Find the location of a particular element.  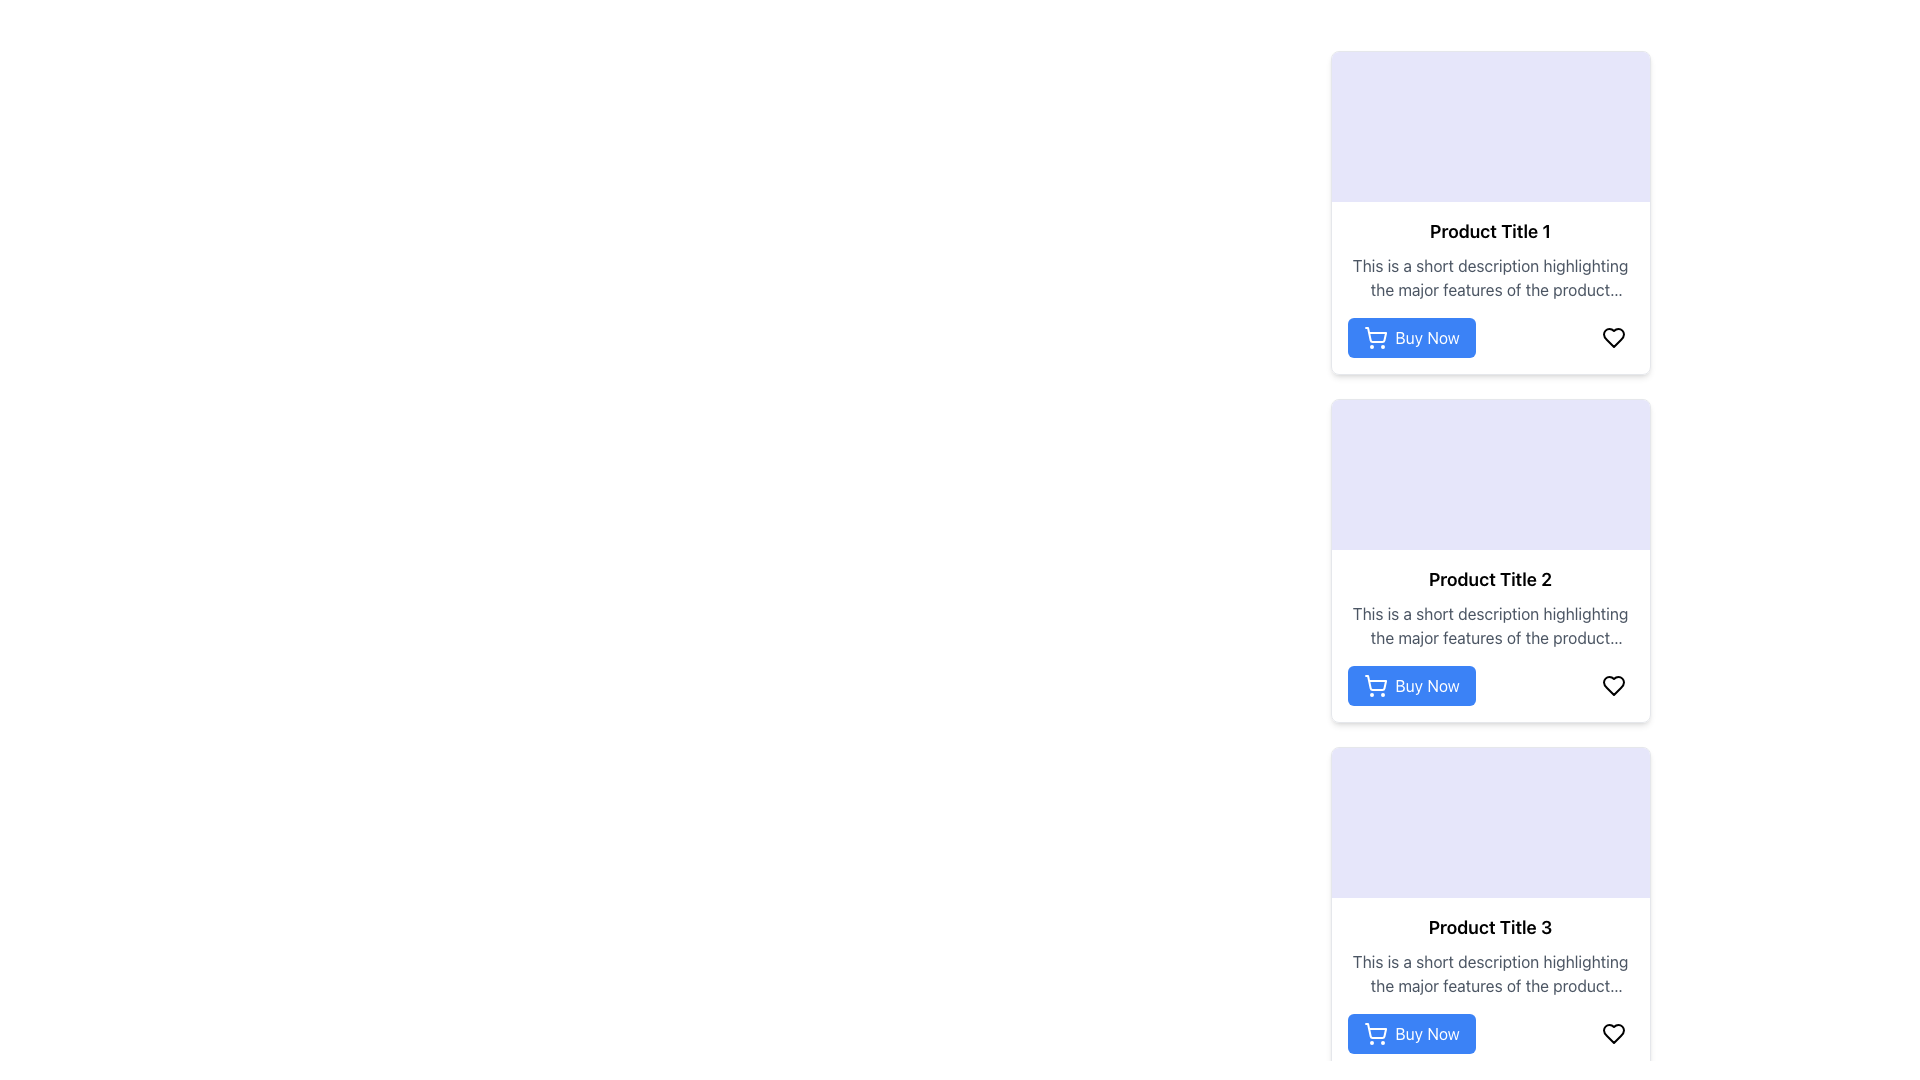

the shopping cart icon within the 'Buy Now' button located at the bottom right corner of the product card for 'Product Title 3' is located at coordinates (1374, 1031).